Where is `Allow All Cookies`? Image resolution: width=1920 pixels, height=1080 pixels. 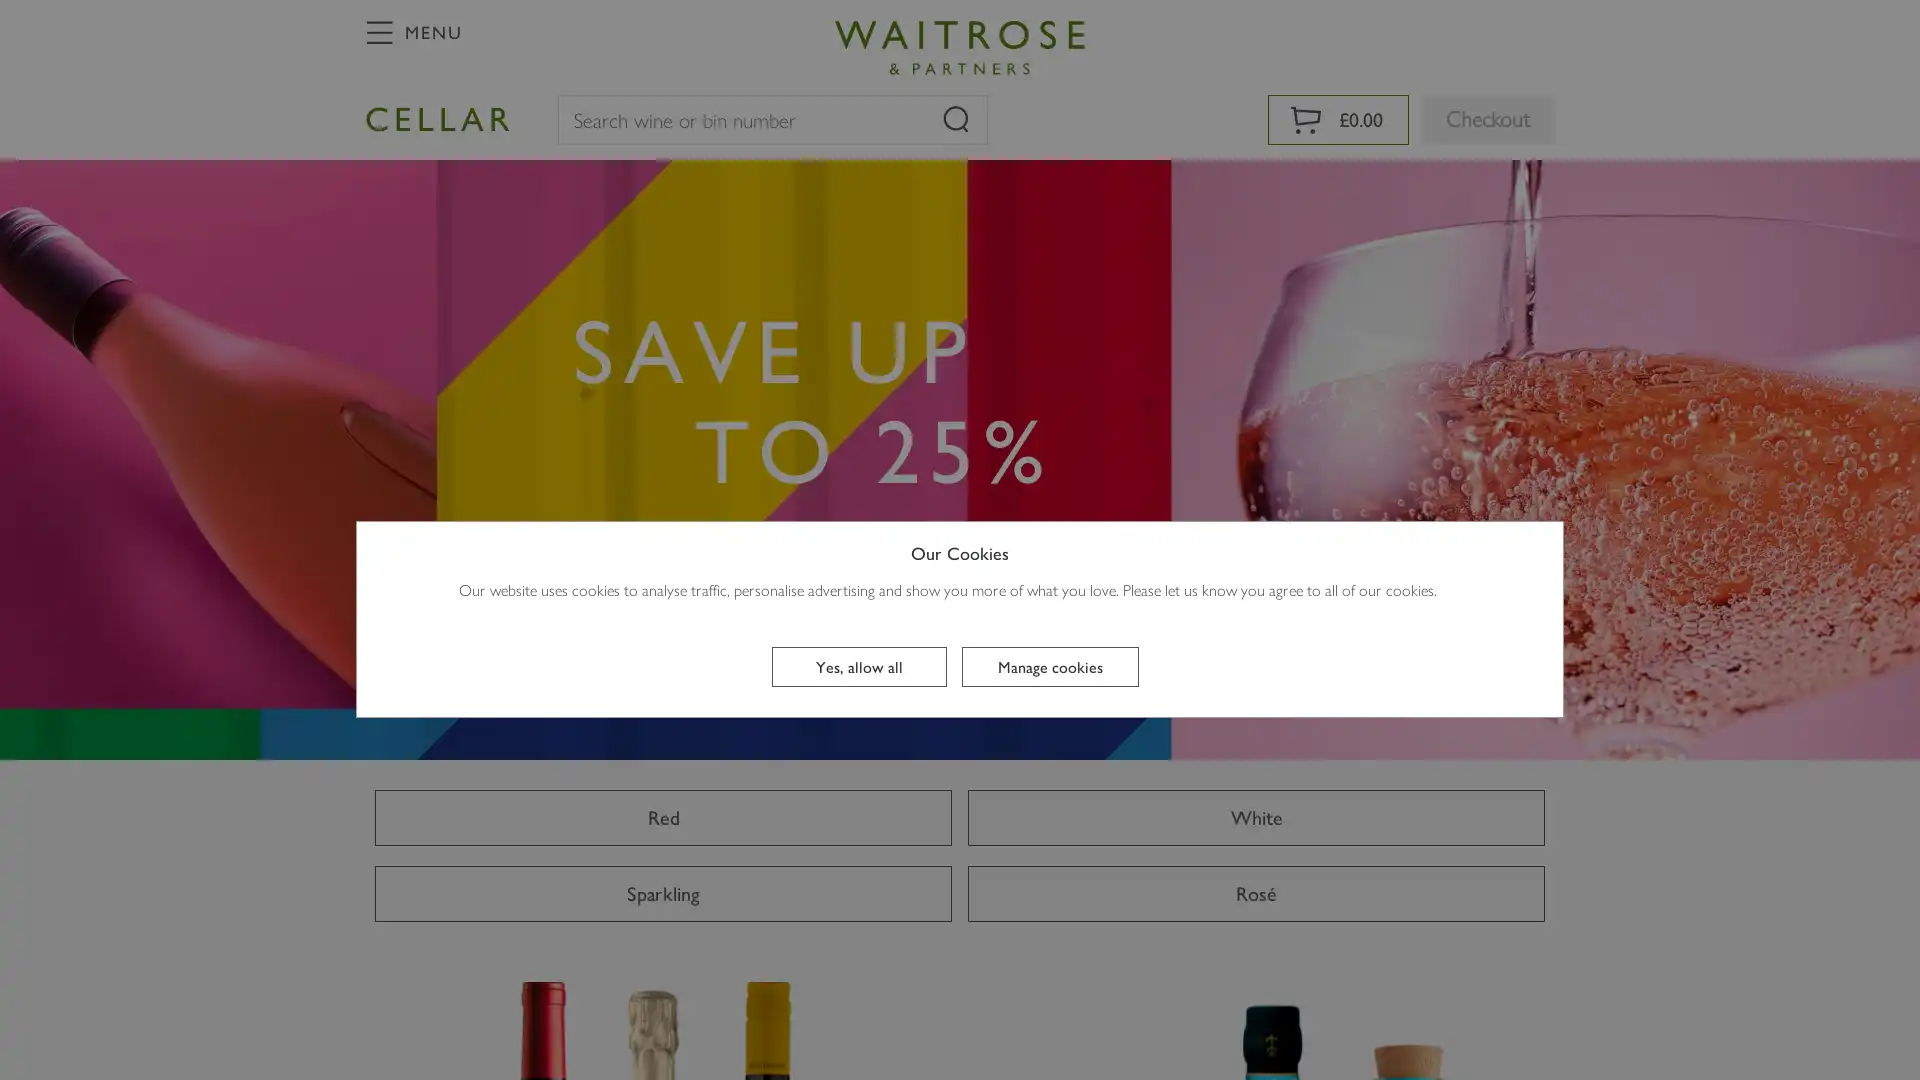 Allow All Cookies is located at coordinates (858, 667).